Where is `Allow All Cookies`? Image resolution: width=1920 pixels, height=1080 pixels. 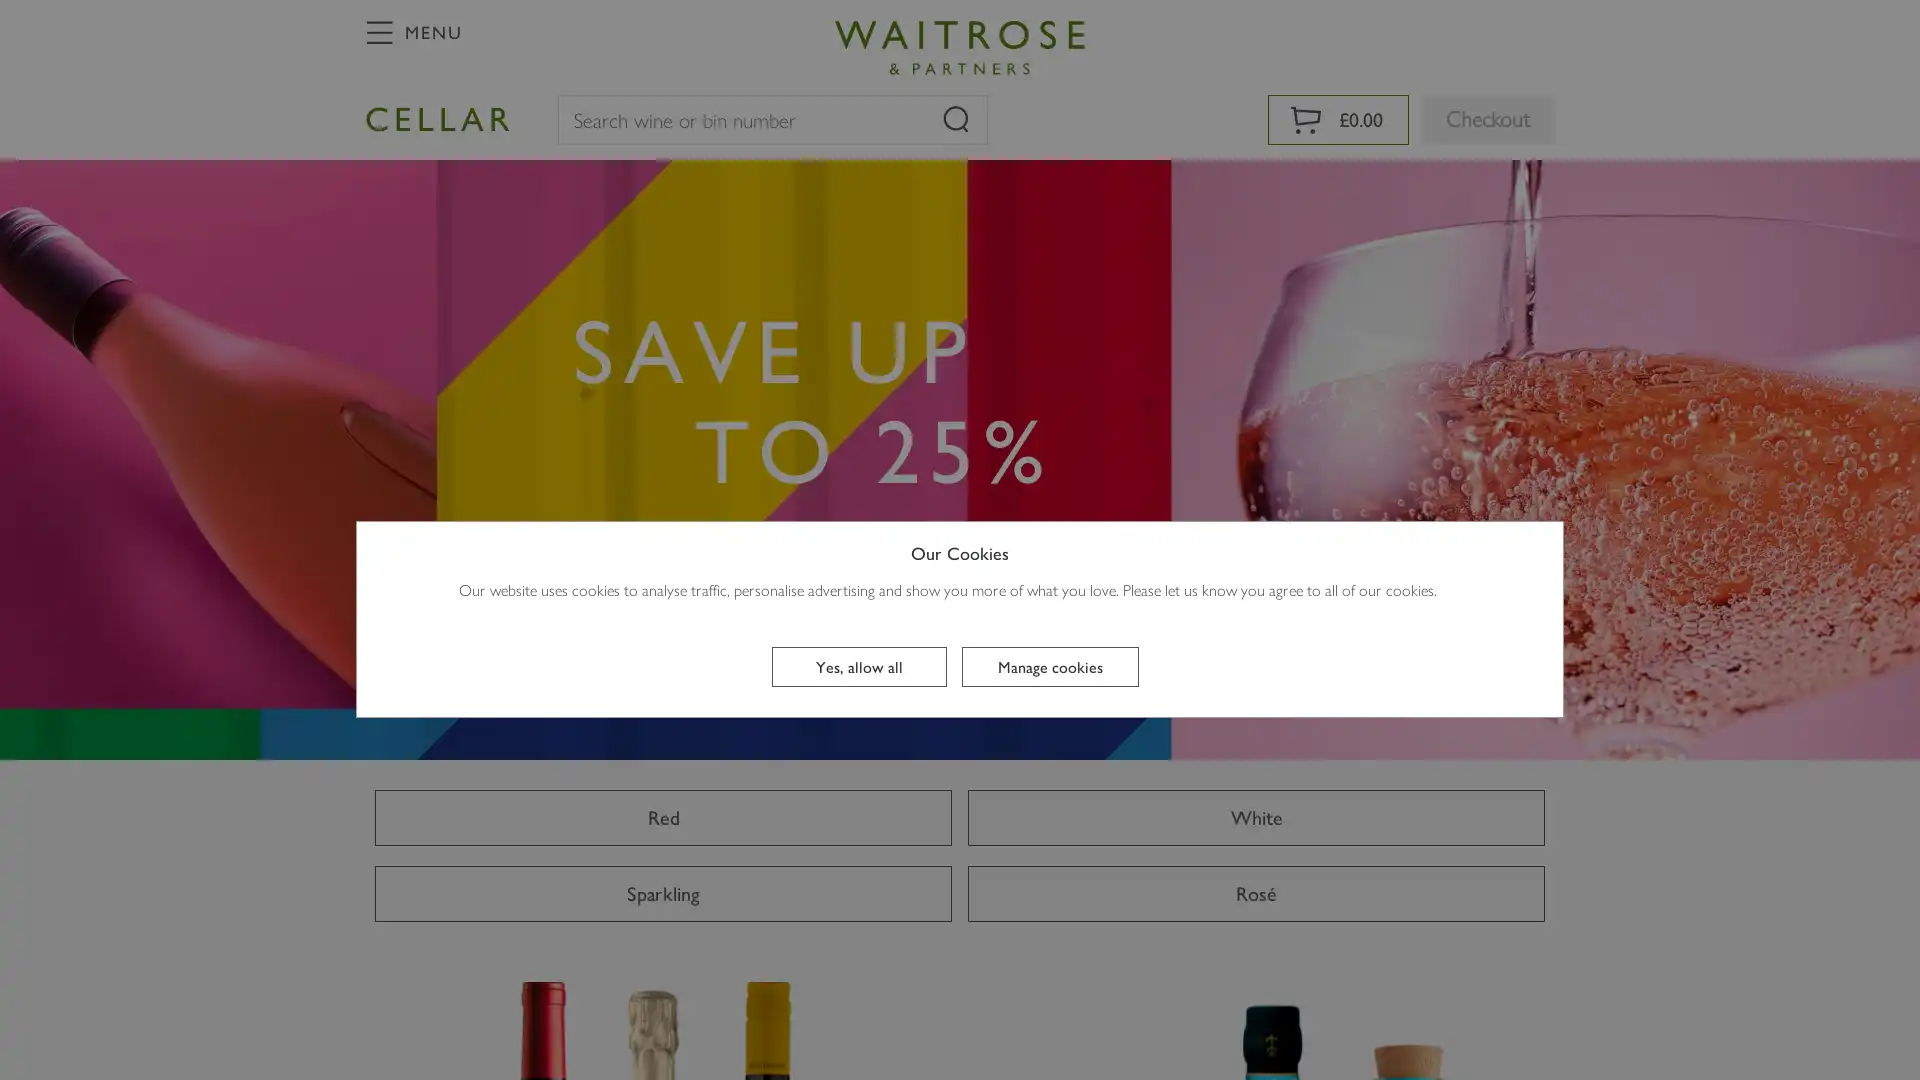 Allow All Cookies is located at coordinates (858, 667).